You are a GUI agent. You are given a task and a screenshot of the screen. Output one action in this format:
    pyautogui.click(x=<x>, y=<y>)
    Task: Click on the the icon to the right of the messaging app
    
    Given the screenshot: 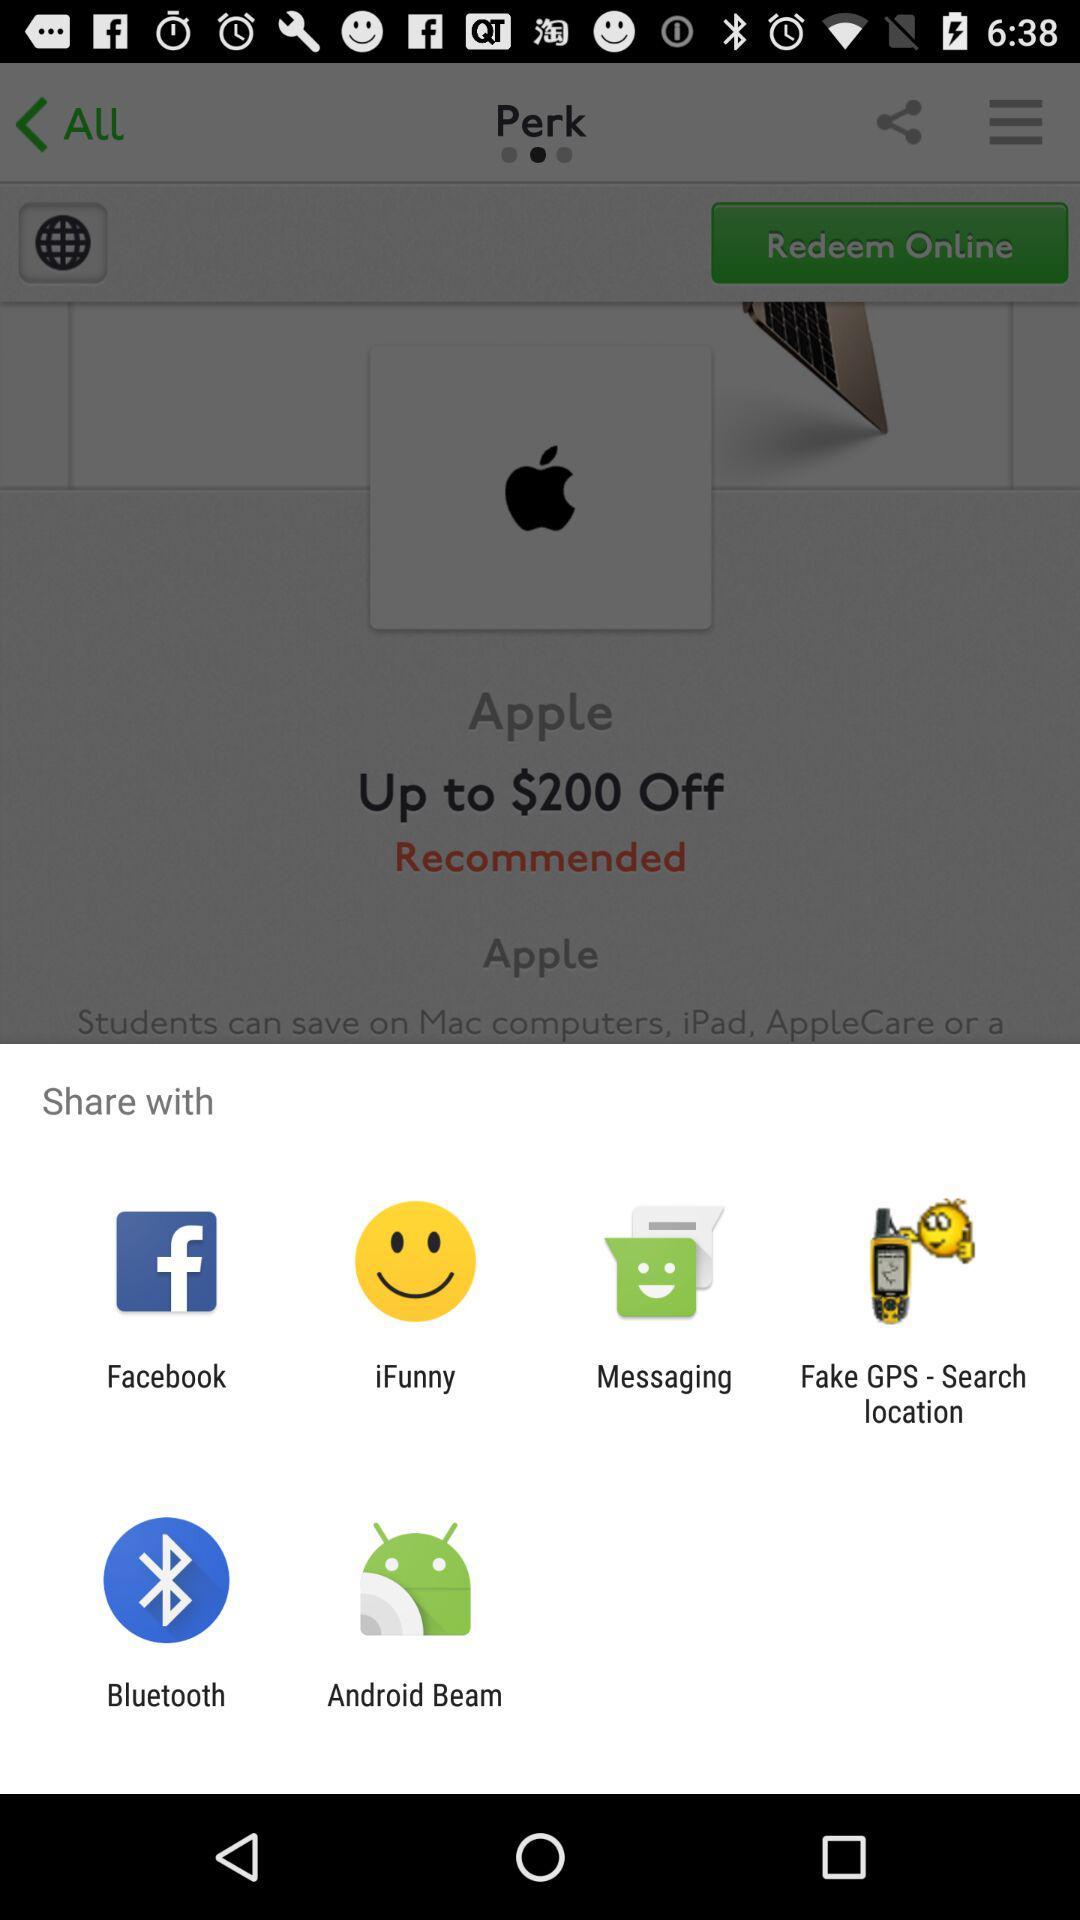 What is the action you would take?
    pyautogui.click(x=913, y=1392)
    